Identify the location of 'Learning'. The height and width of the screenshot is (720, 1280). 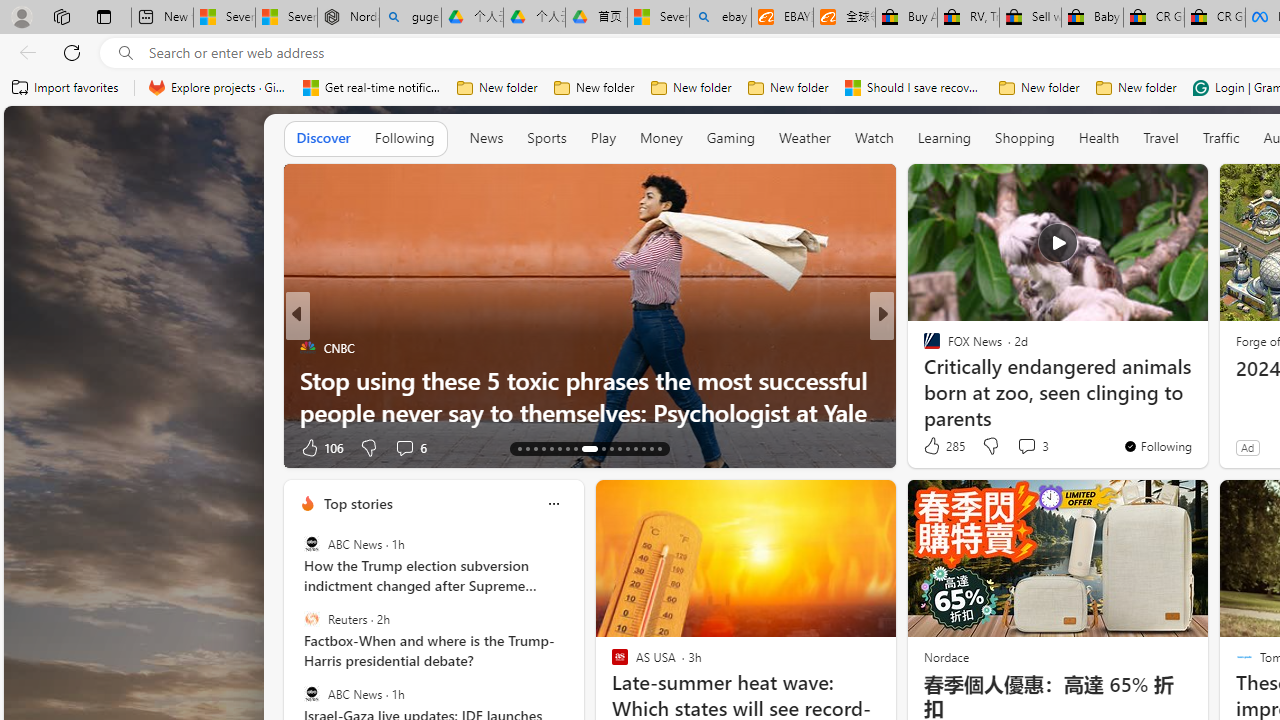
(943, 136).